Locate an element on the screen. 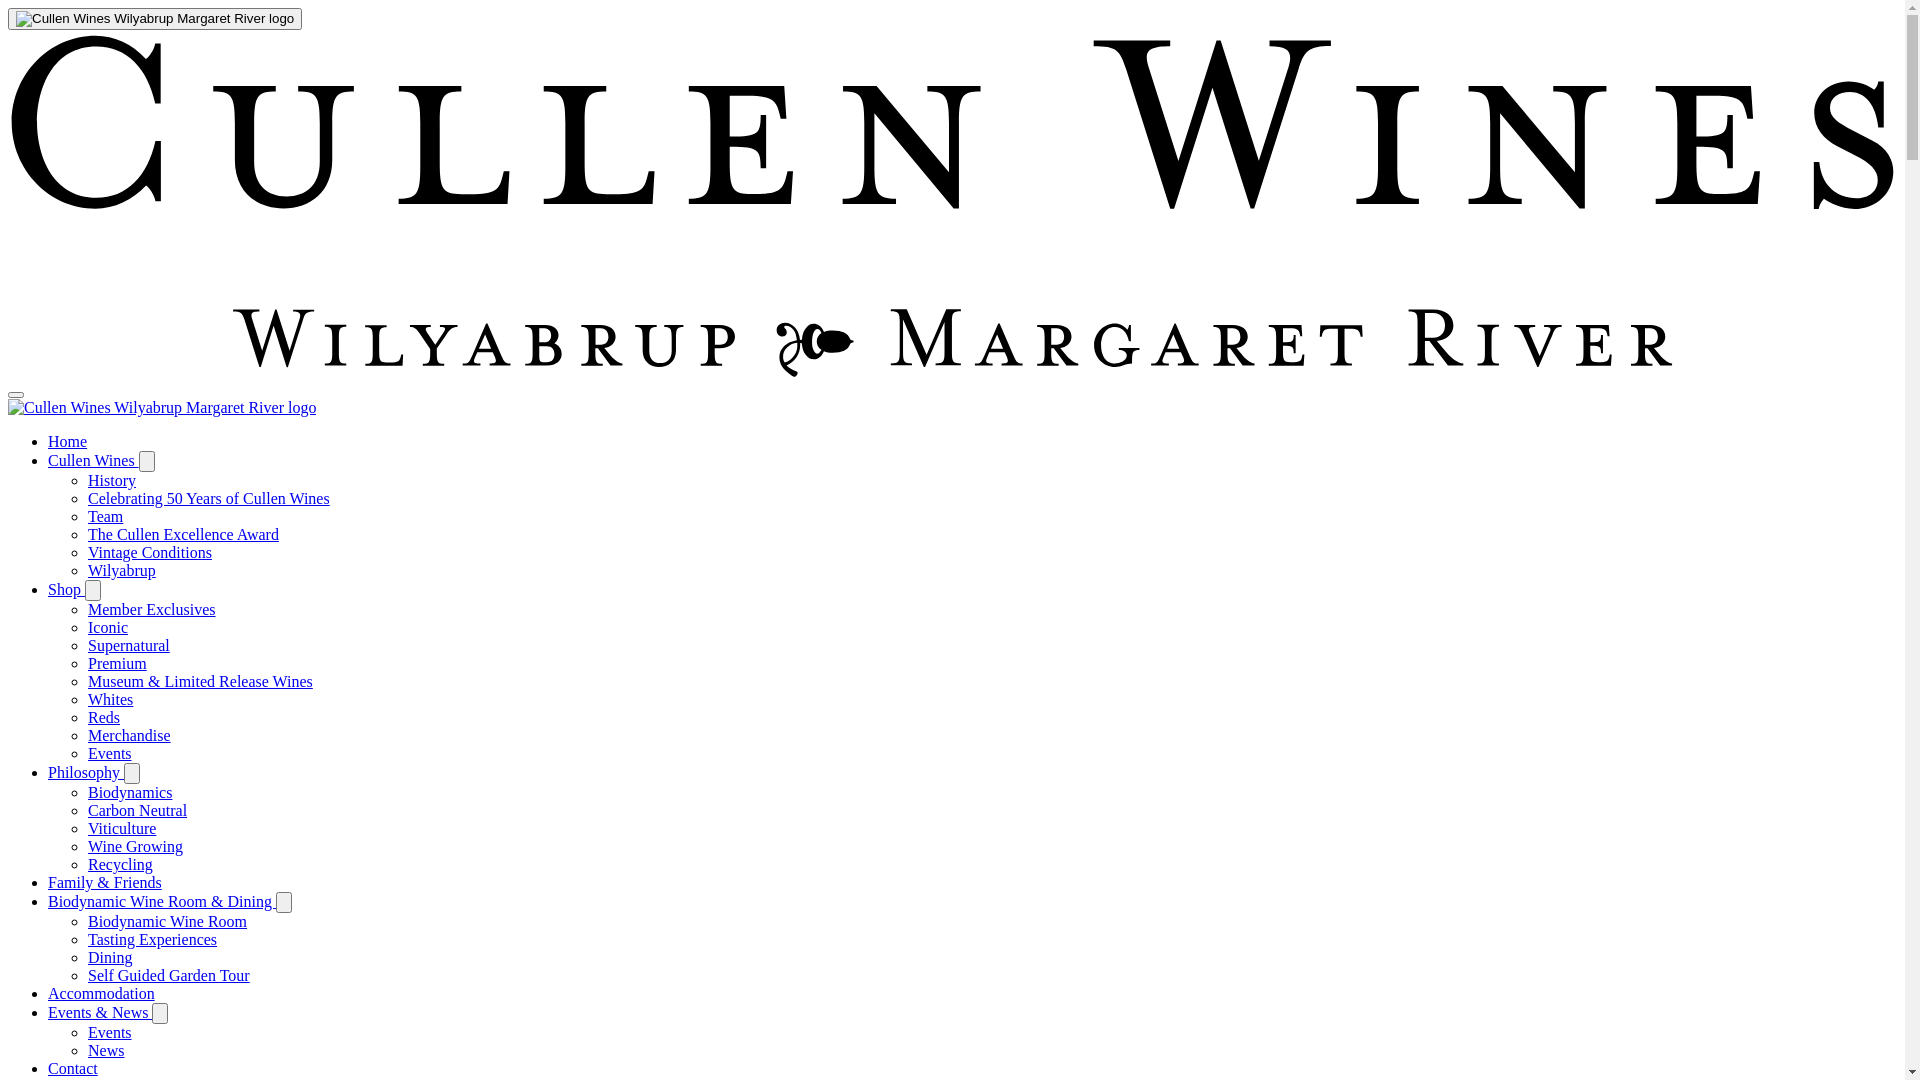 The image size is (1920, 1080). 'Events & News' is located at coordinates (99, 1012).